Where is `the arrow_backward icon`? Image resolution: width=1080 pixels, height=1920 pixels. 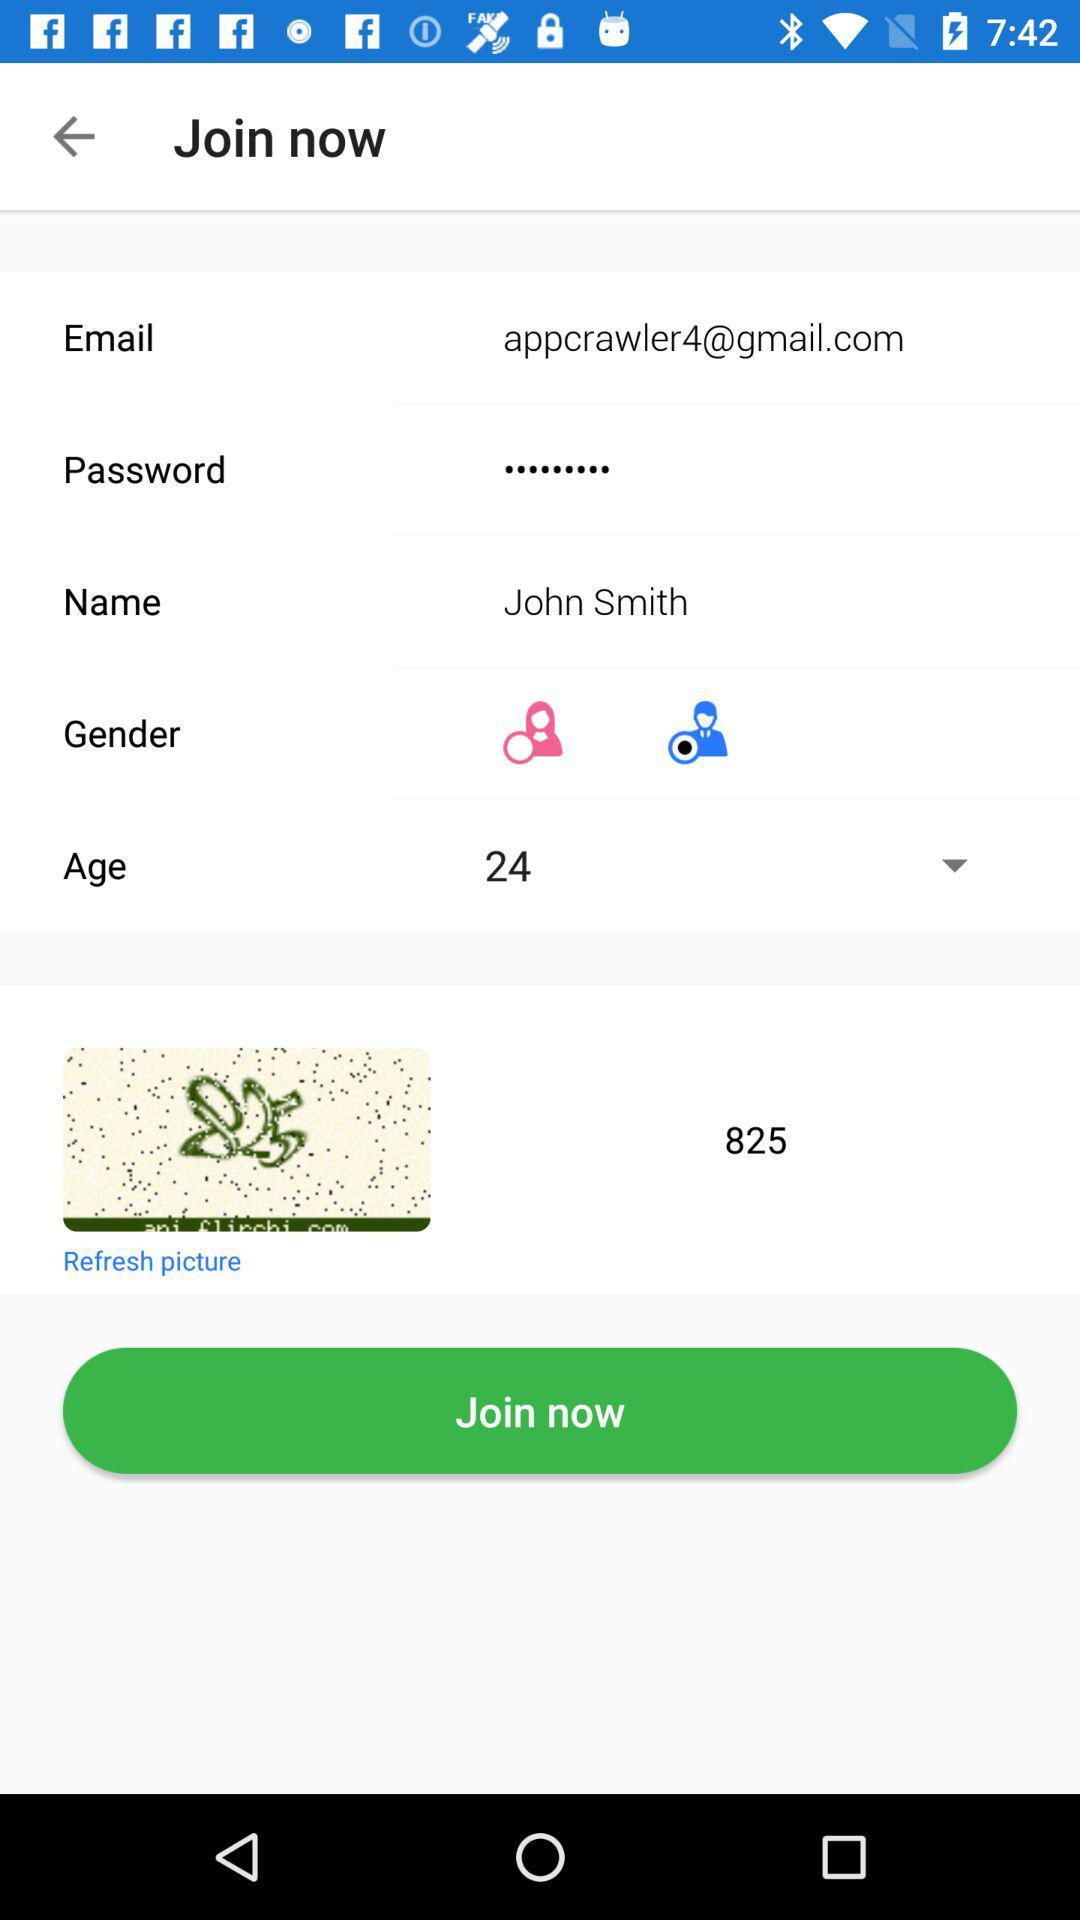 the arrow_backward icon is located at coordinates (72, 135).